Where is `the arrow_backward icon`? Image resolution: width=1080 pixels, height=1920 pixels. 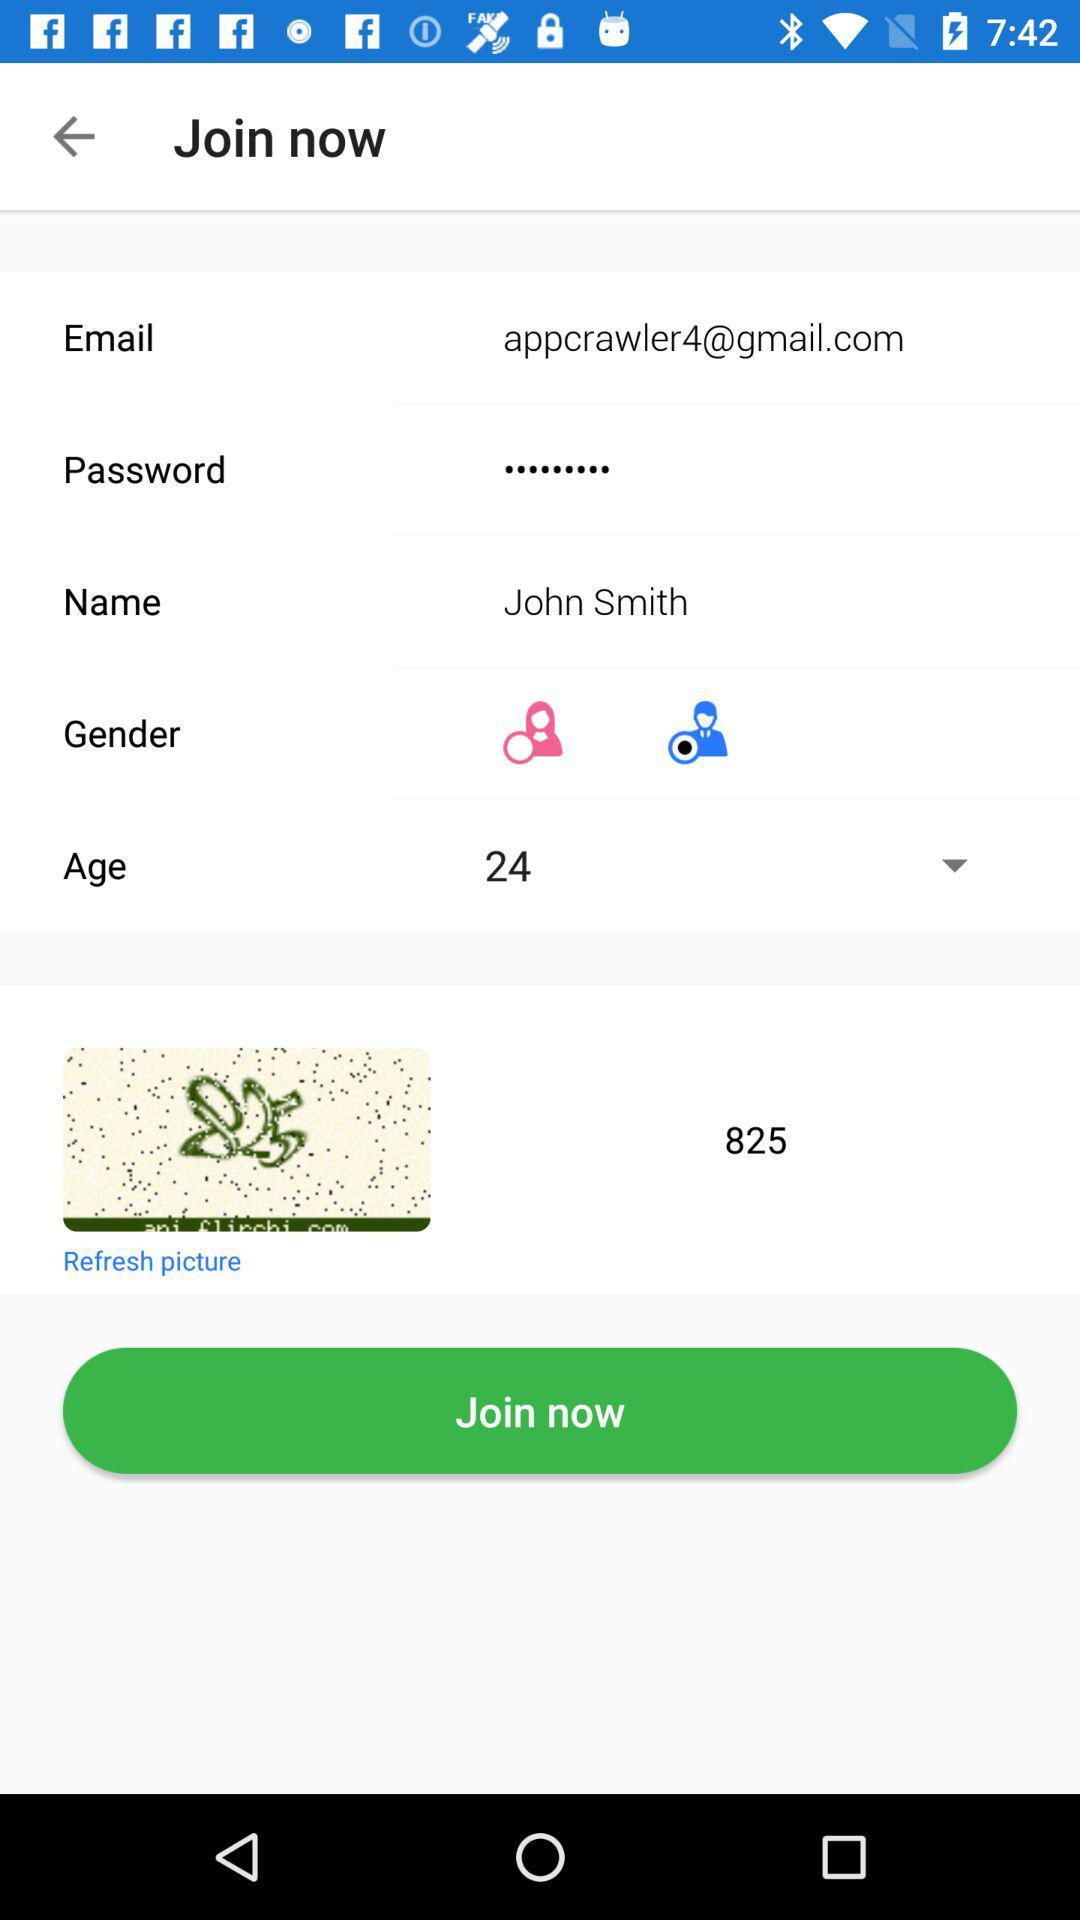 the arrow_backward icon is located at coordinates (72, 135).